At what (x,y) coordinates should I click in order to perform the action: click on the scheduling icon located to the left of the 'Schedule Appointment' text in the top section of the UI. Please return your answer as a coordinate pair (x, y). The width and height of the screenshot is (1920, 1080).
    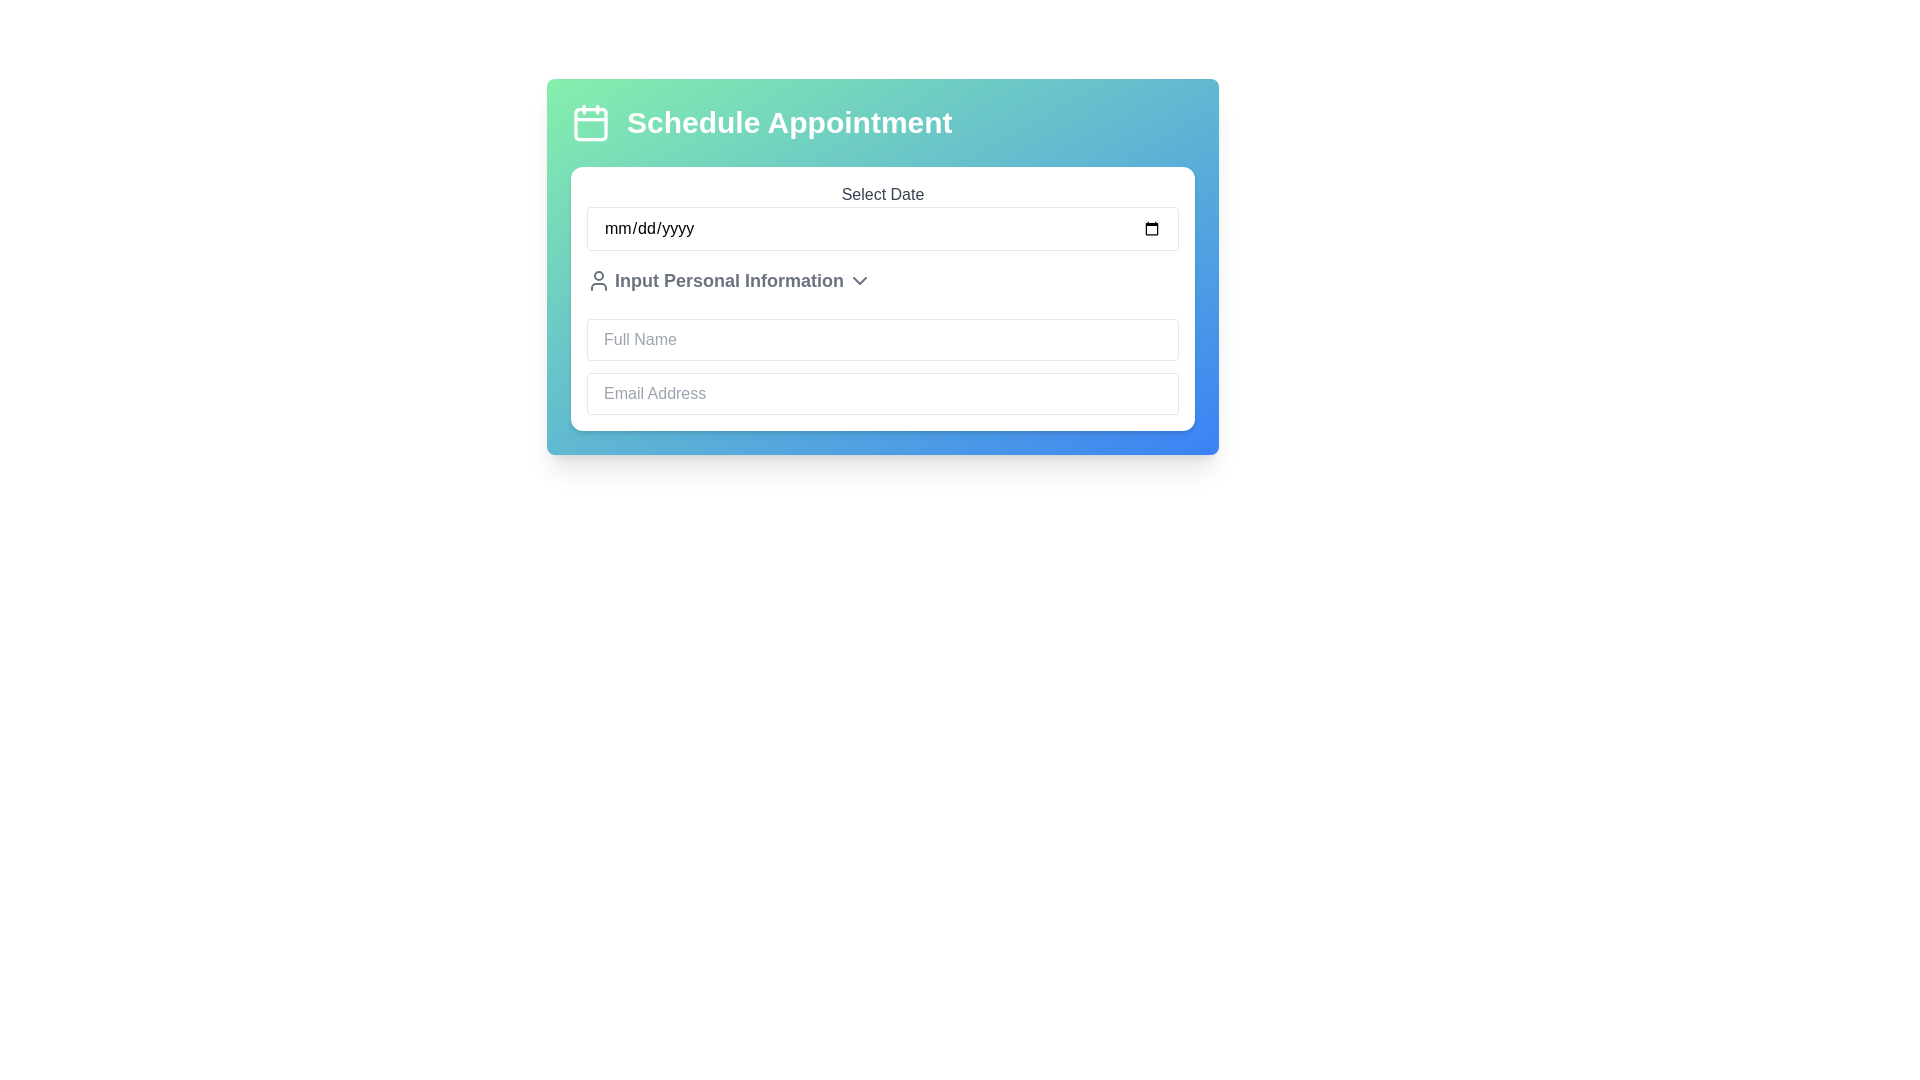
    Looking at the image, I should click on (589, 123).